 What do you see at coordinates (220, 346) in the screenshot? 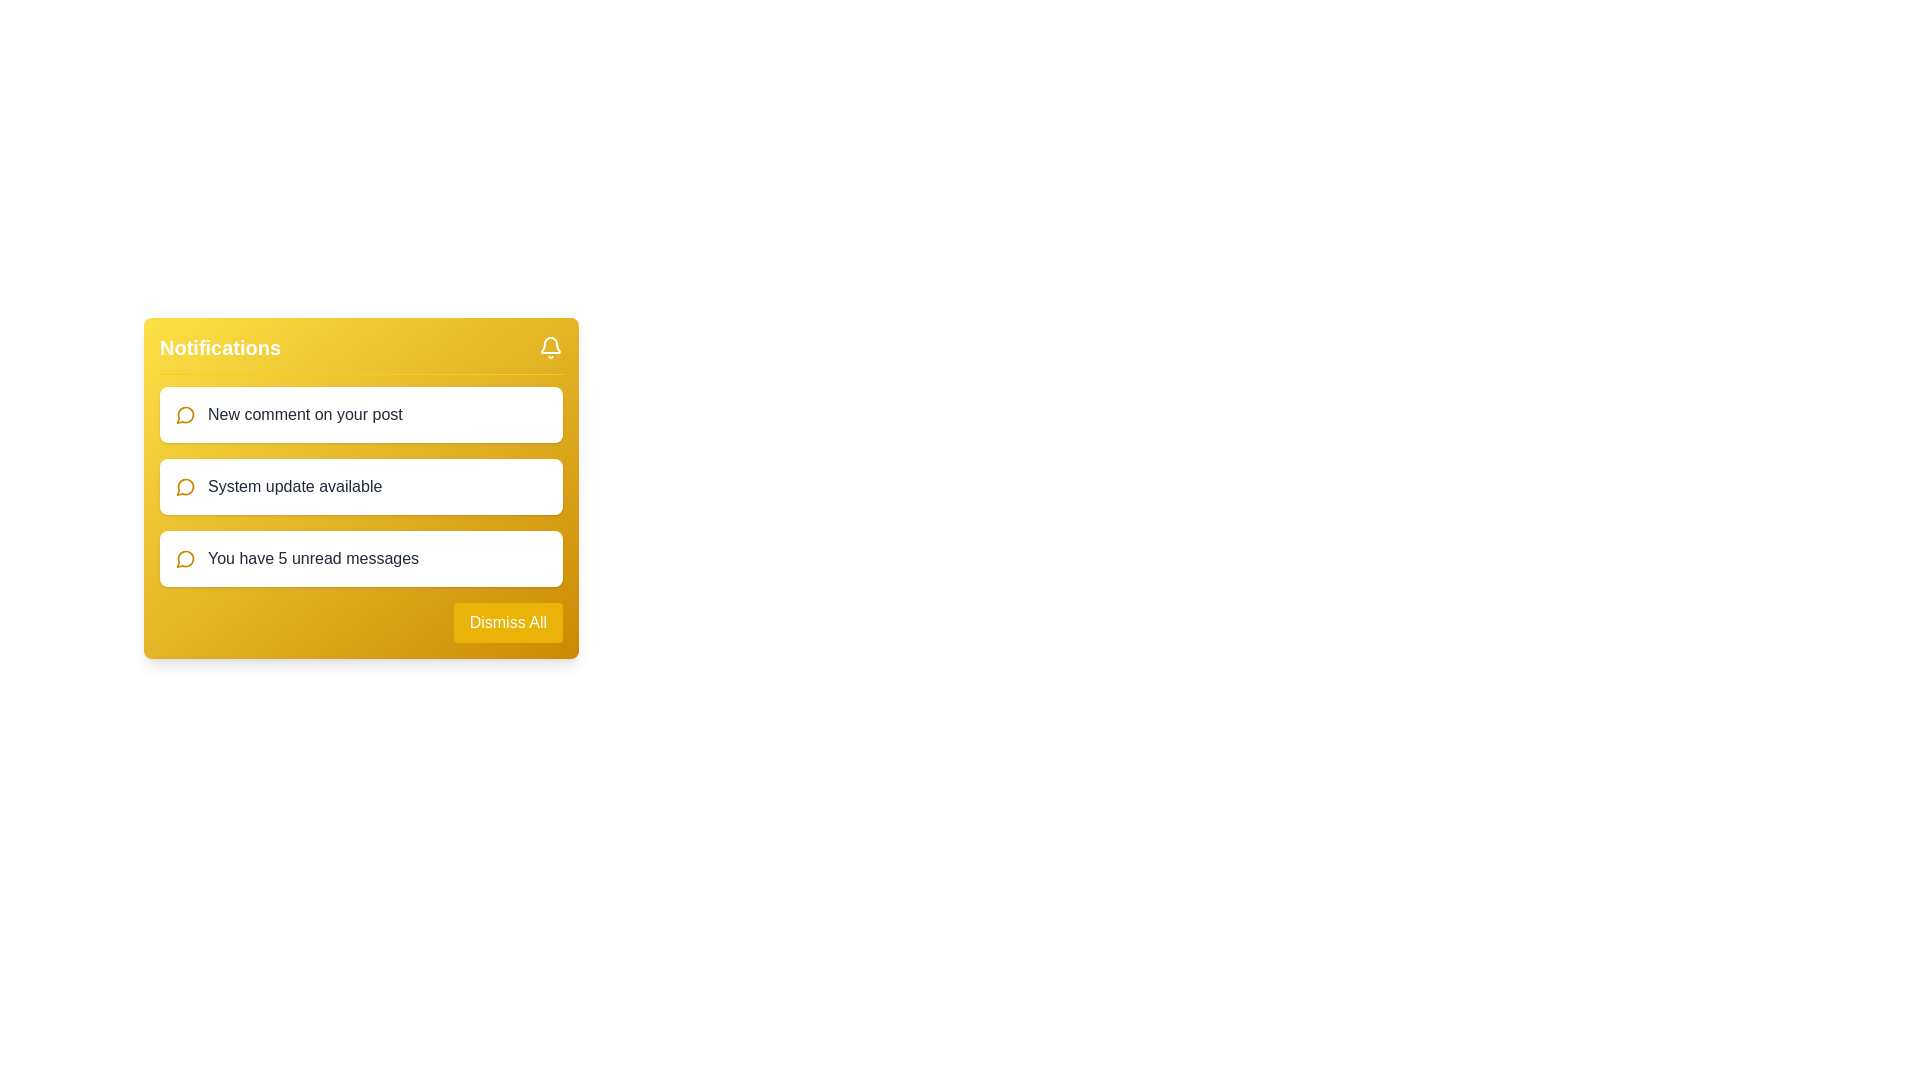
I see `bold white text labeled 'Notifications' displayed in a large font size on a yellow background, located at the top-left corner of the notification panel` at bounding box center [220, 346].